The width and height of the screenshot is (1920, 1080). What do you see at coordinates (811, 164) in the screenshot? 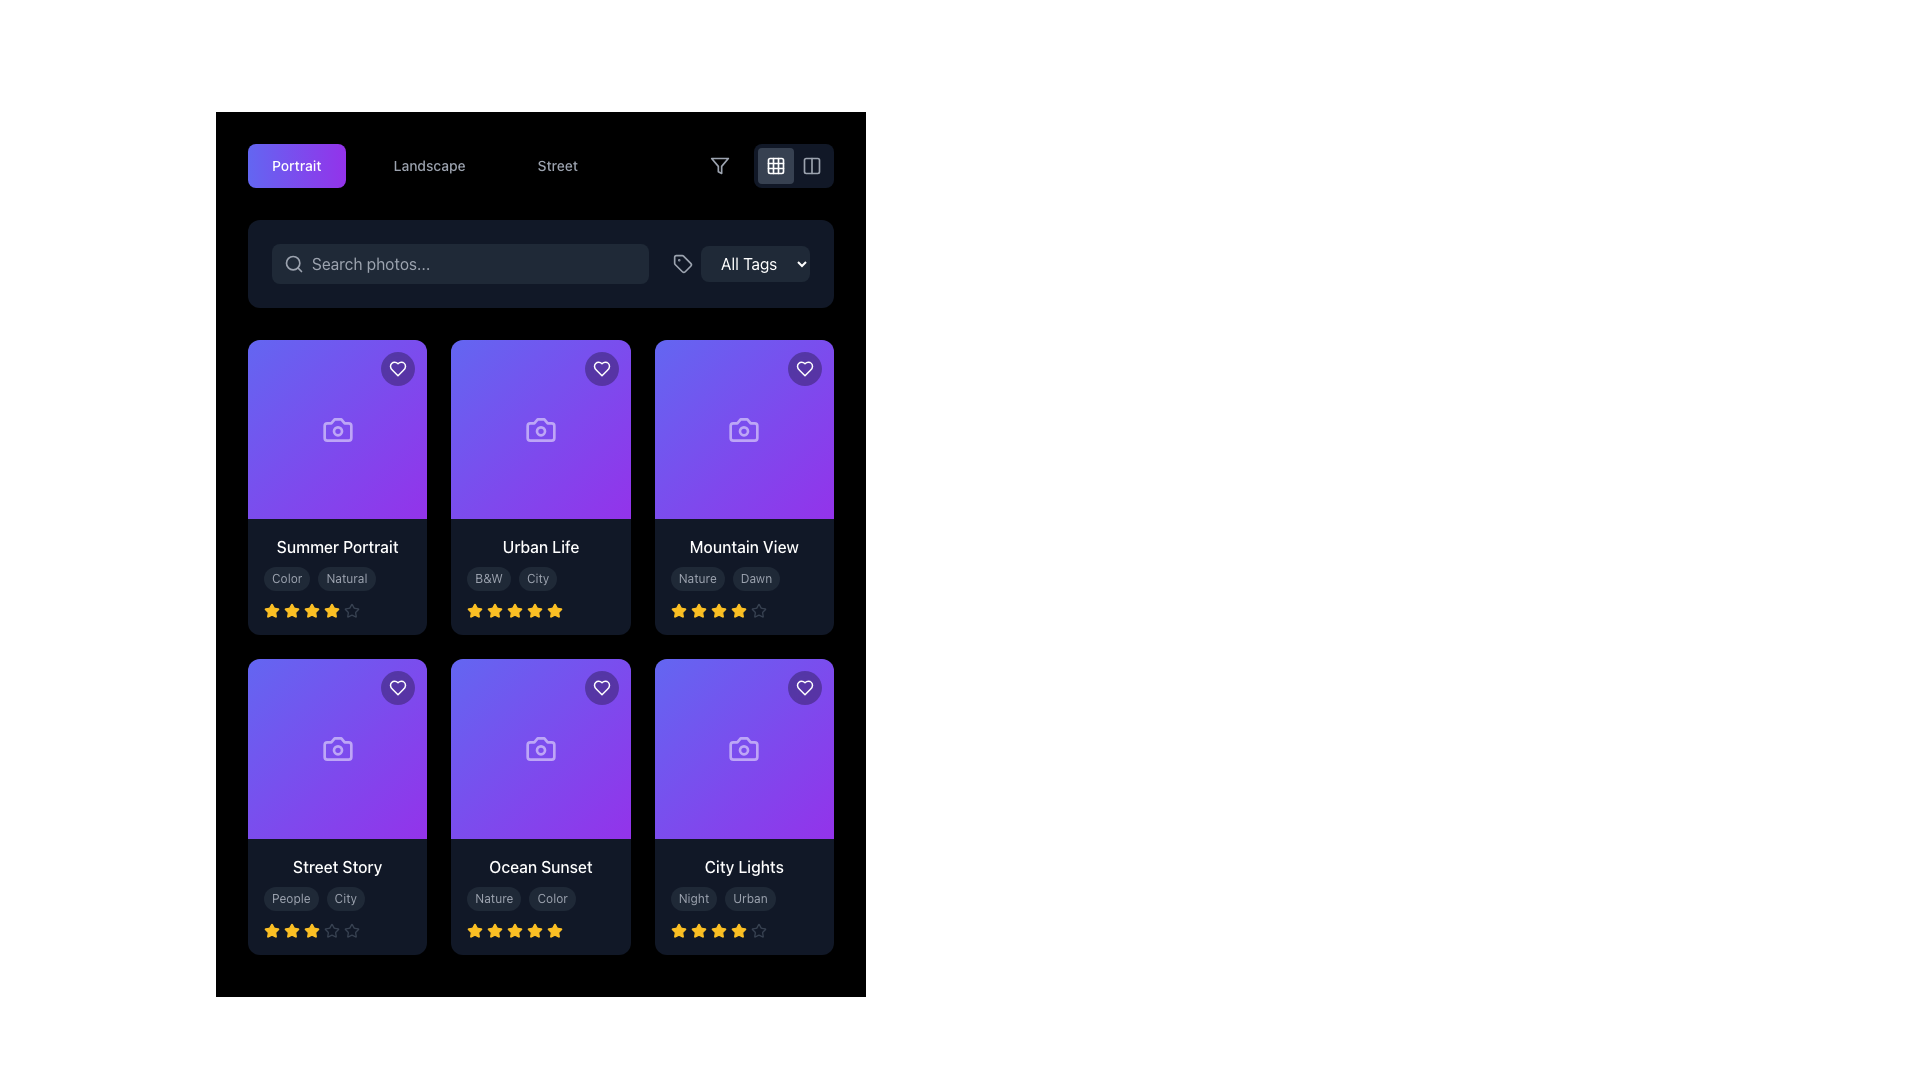
I see `the left rectangle of the two-column layout grid icon located in the top right corner of the interface, next to the filtering icon and above the image cards` at bounding box center [811, 164].